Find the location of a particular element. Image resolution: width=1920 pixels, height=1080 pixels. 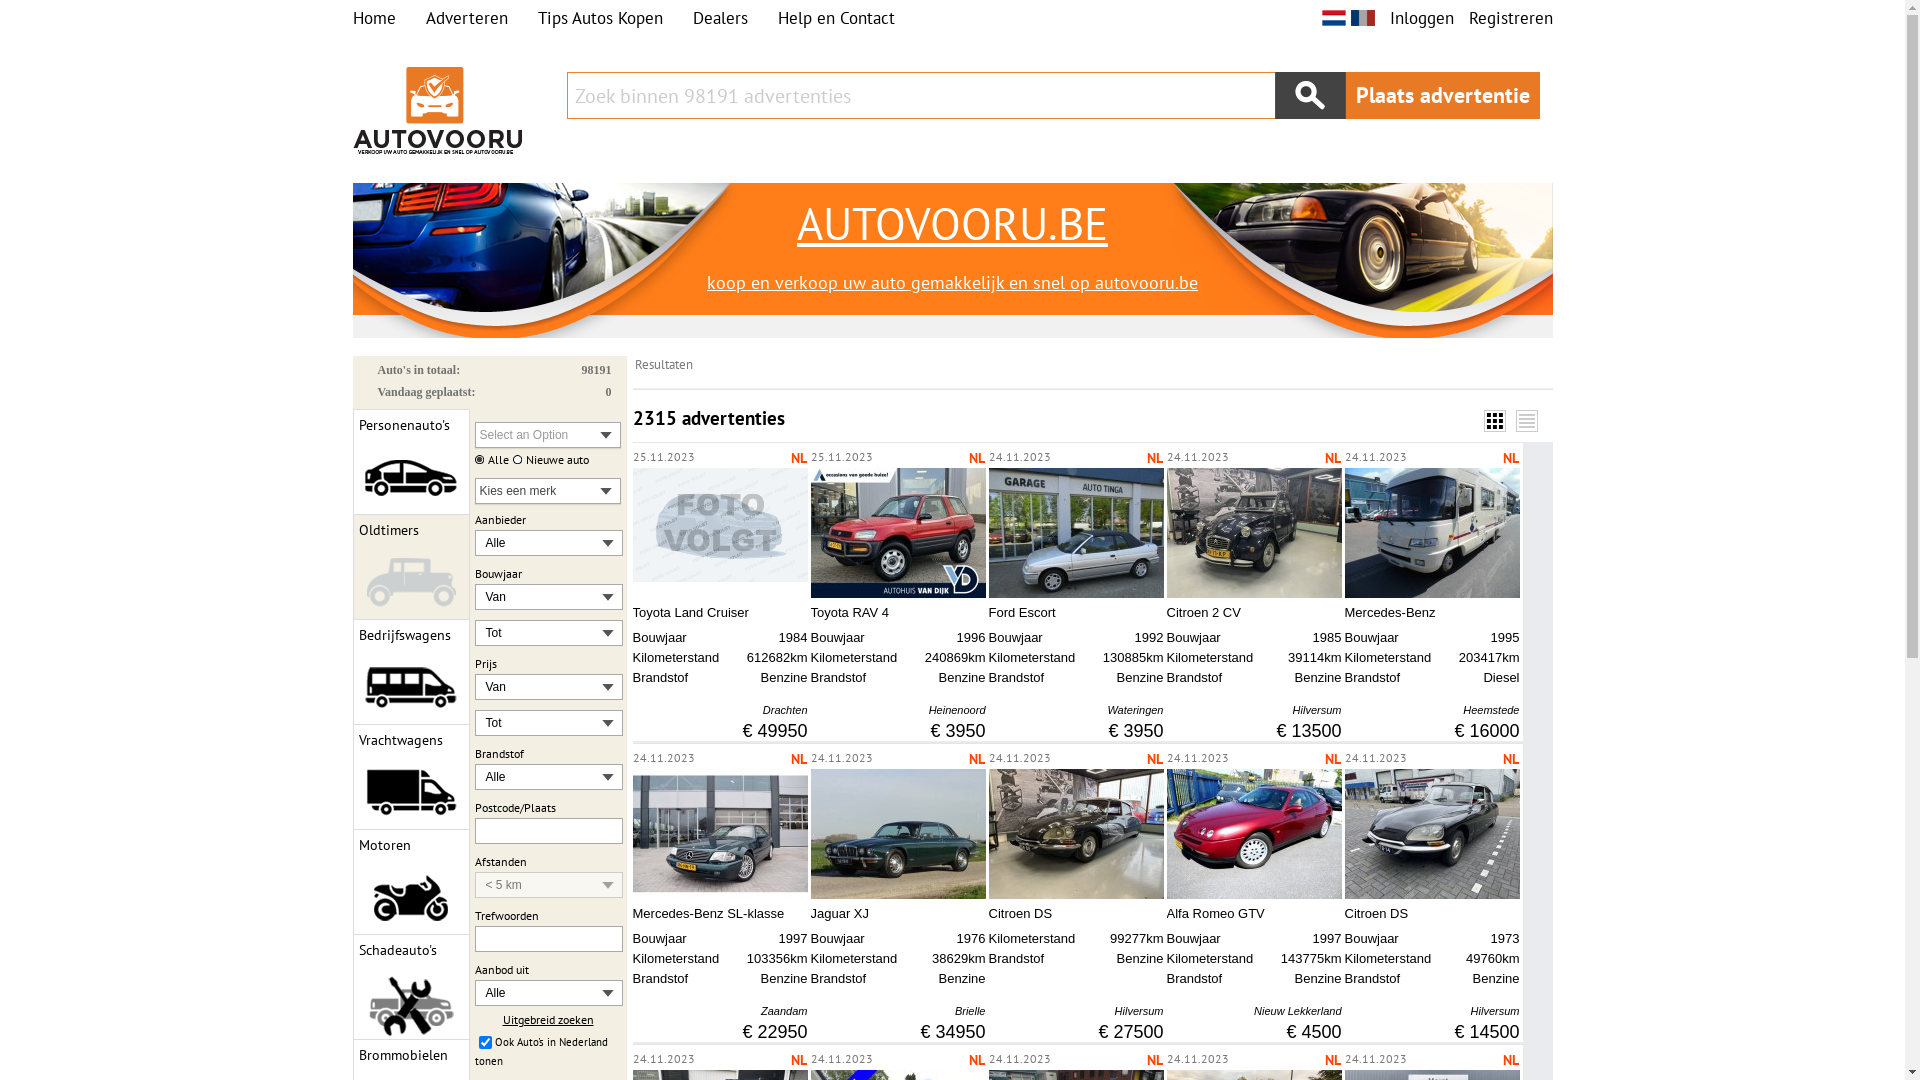

'Help en Contact' is located at coordinates (836, 18).